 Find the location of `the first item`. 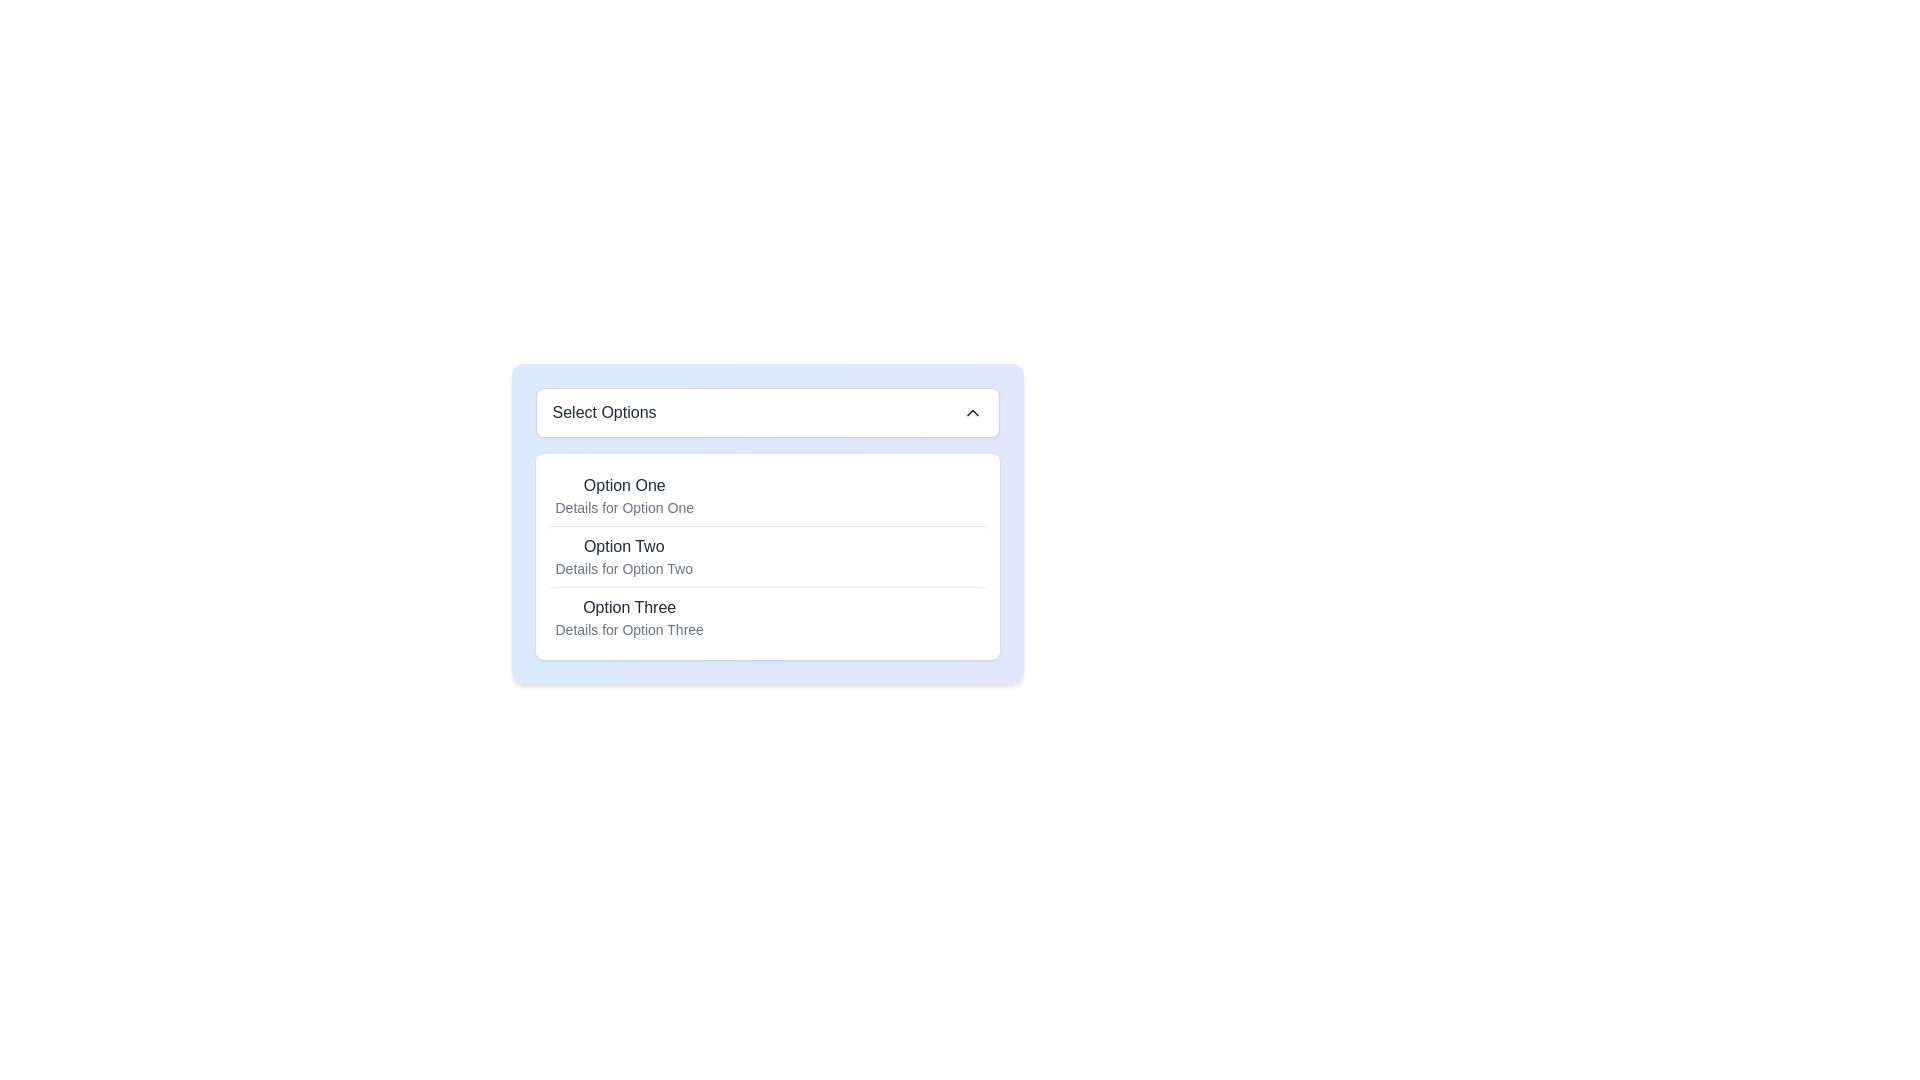

the first item is located at coordinates (623, 495).